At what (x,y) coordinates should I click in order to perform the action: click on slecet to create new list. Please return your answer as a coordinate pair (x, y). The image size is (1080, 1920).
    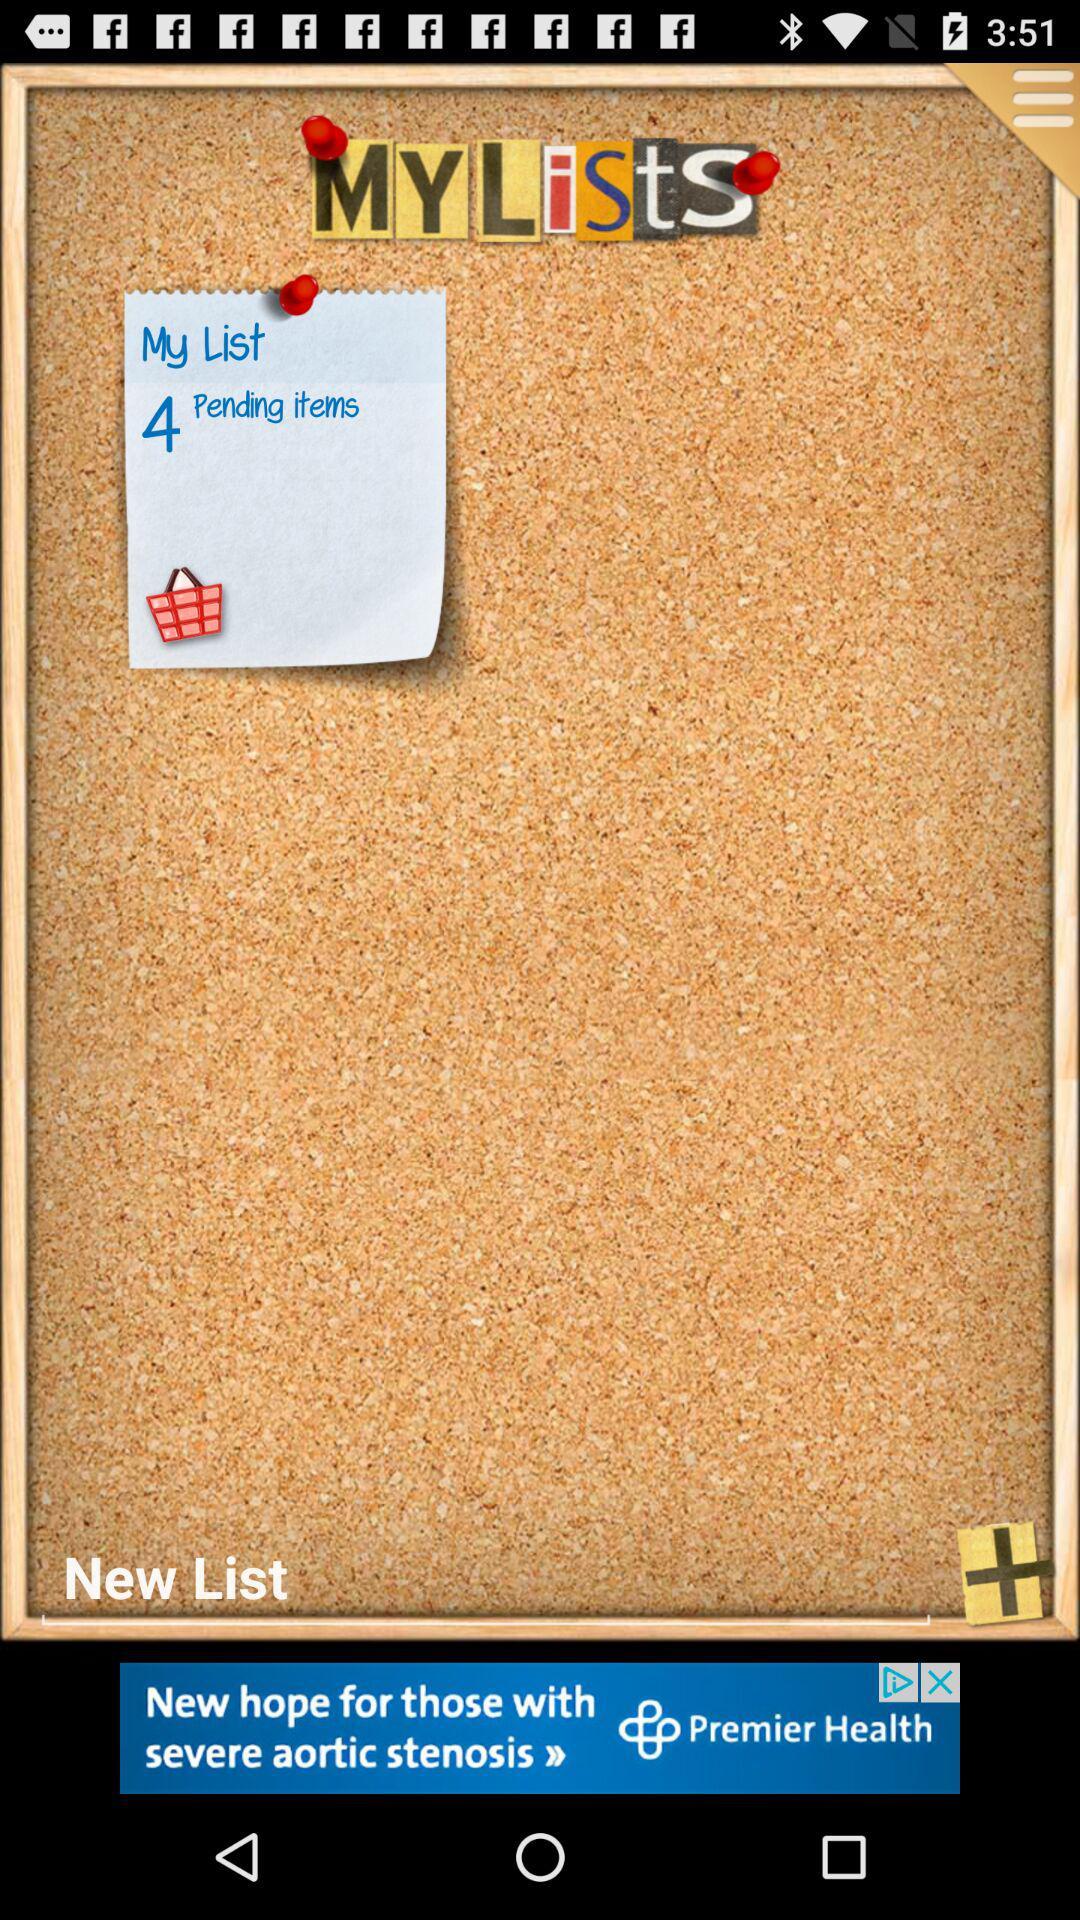
    Looking at the image, I should click on (486, 1576).